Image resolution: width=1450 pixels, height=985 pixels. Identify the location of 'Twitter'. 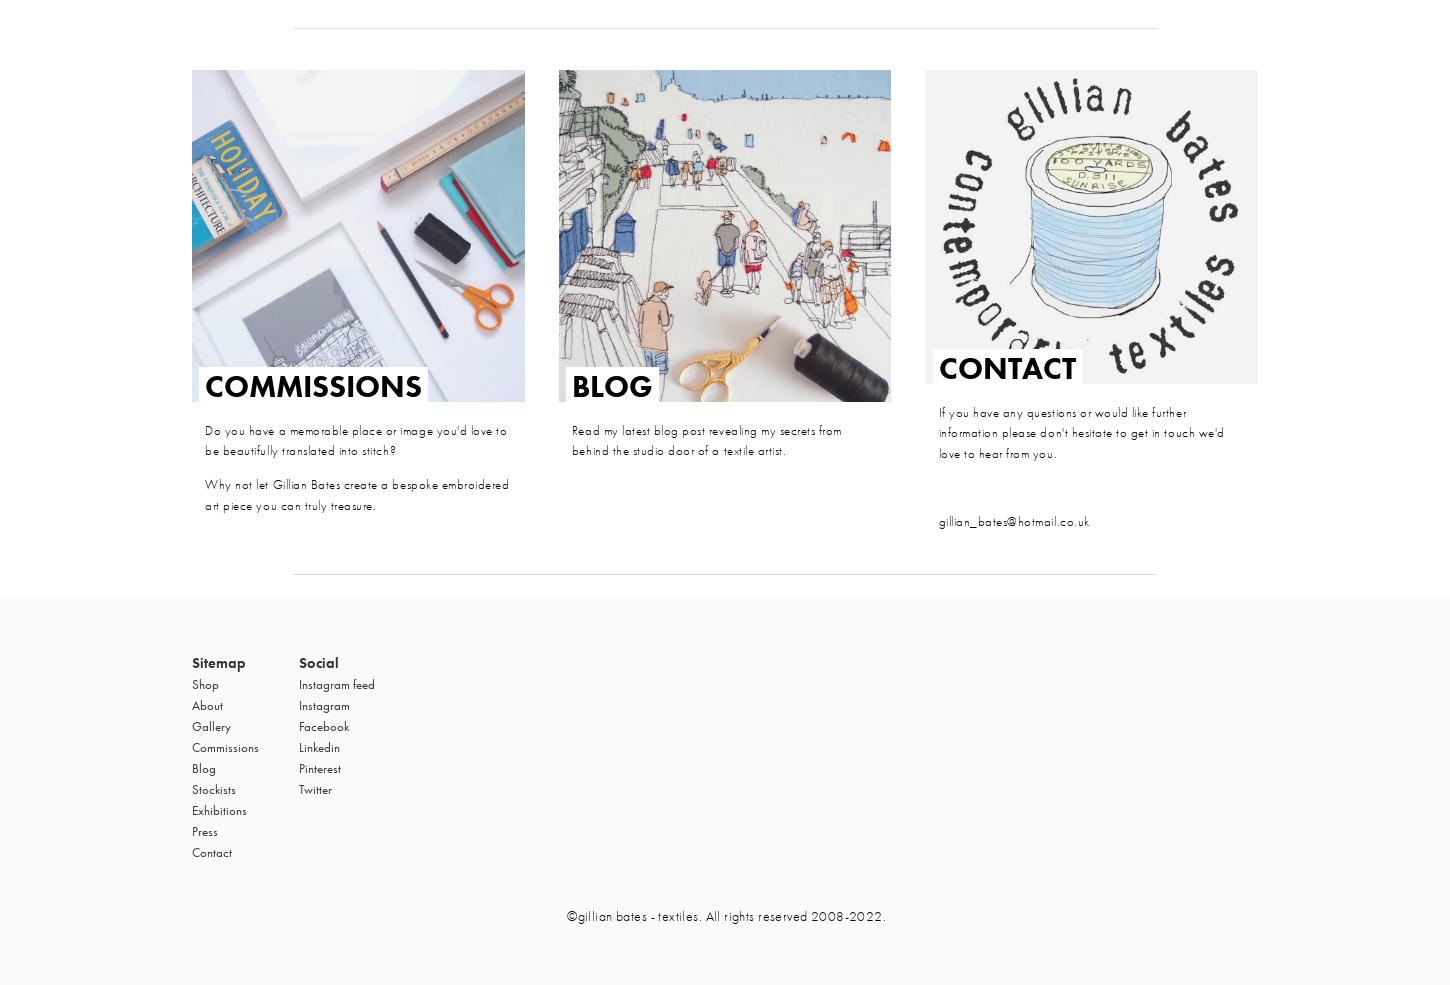
(315, 788).